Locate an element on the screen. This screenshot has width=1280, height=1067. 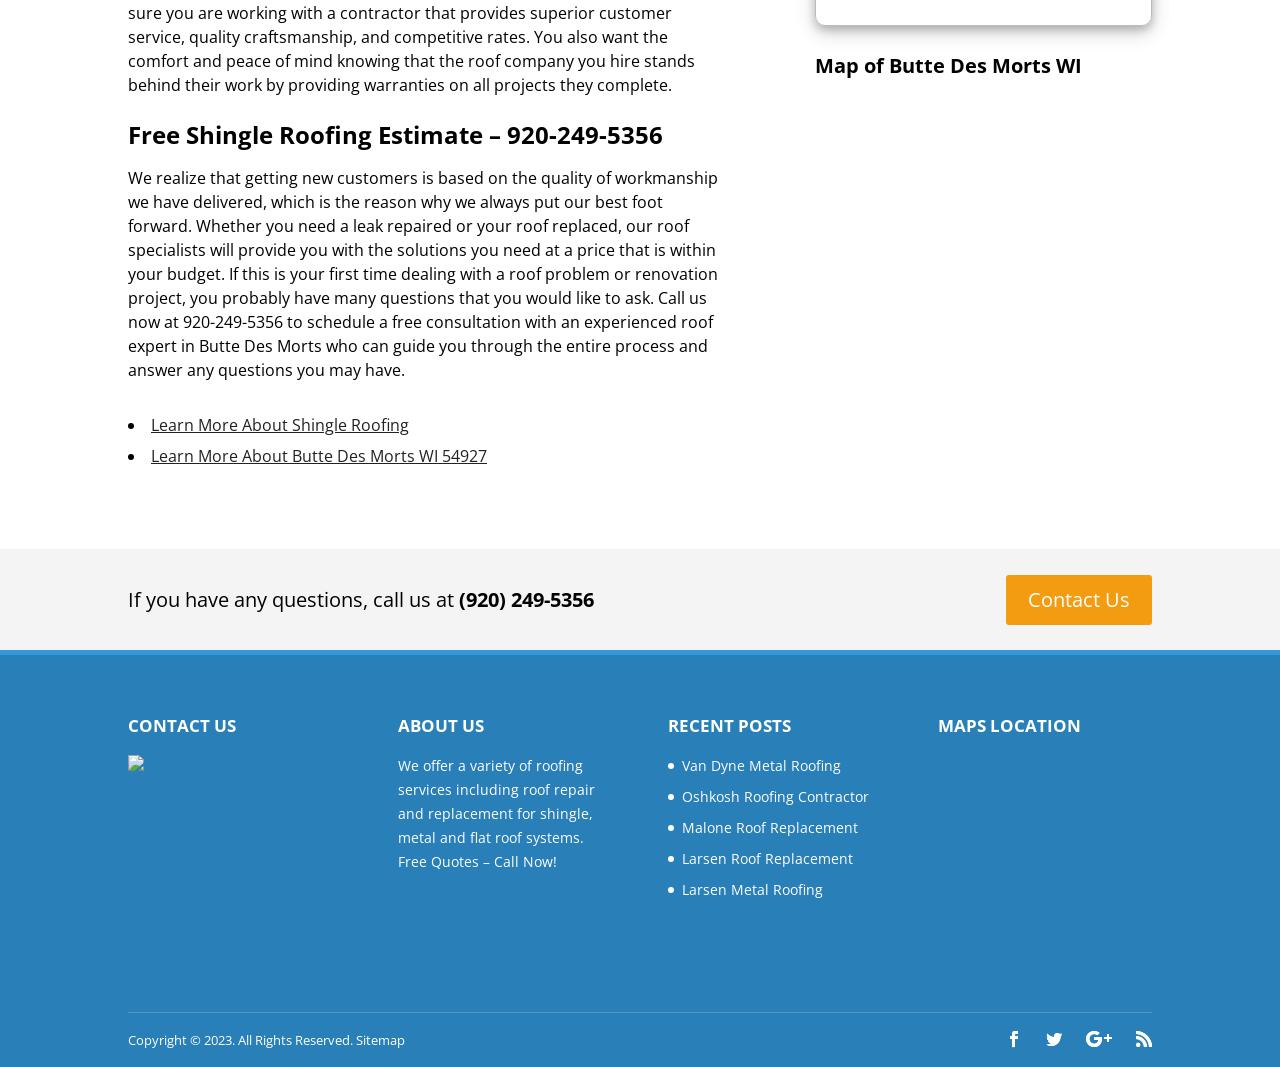
'Malone Roof Replacement' is located at coordinates (769, 825).